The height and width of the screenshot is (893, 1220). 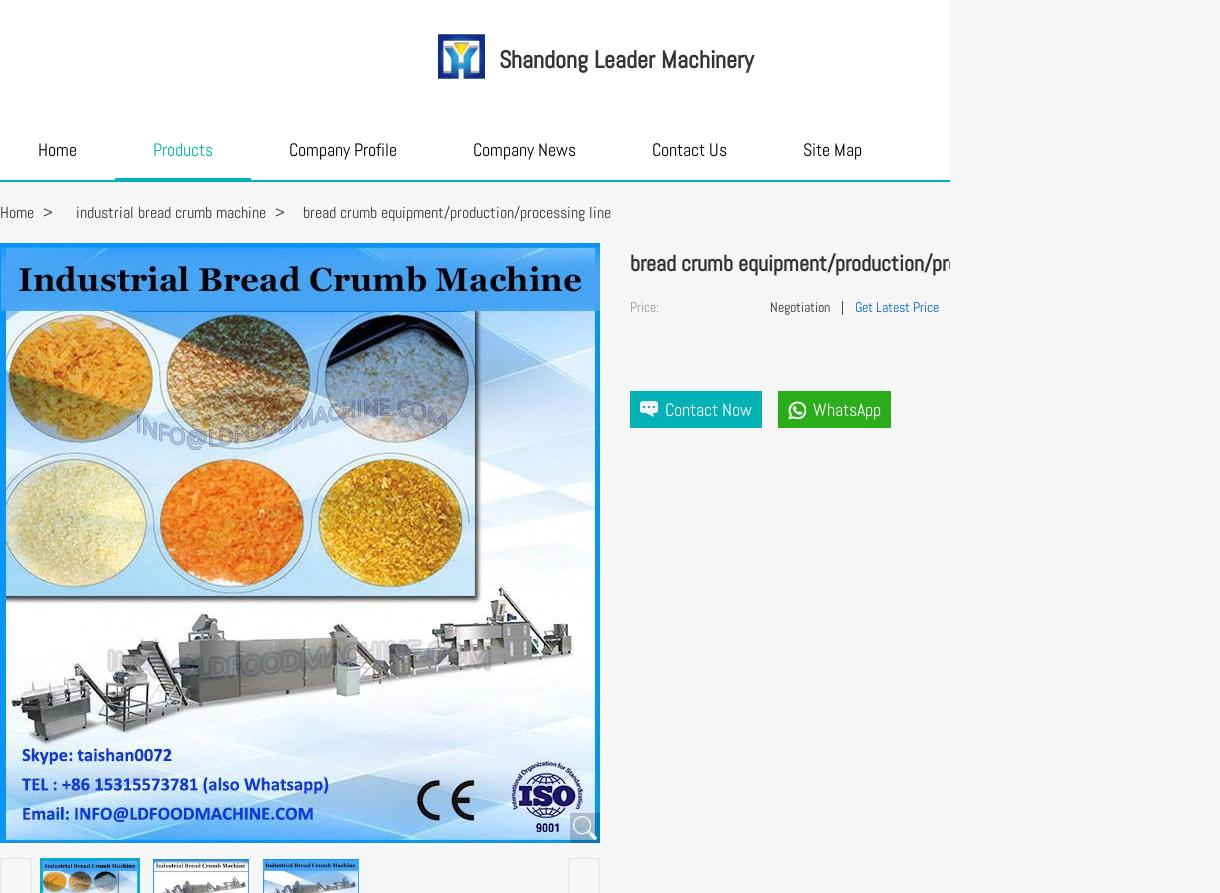 What do you see at coordinates (802, 149) in the screenshot?
I see `'Site Map'` at bounding box center [802, 149].